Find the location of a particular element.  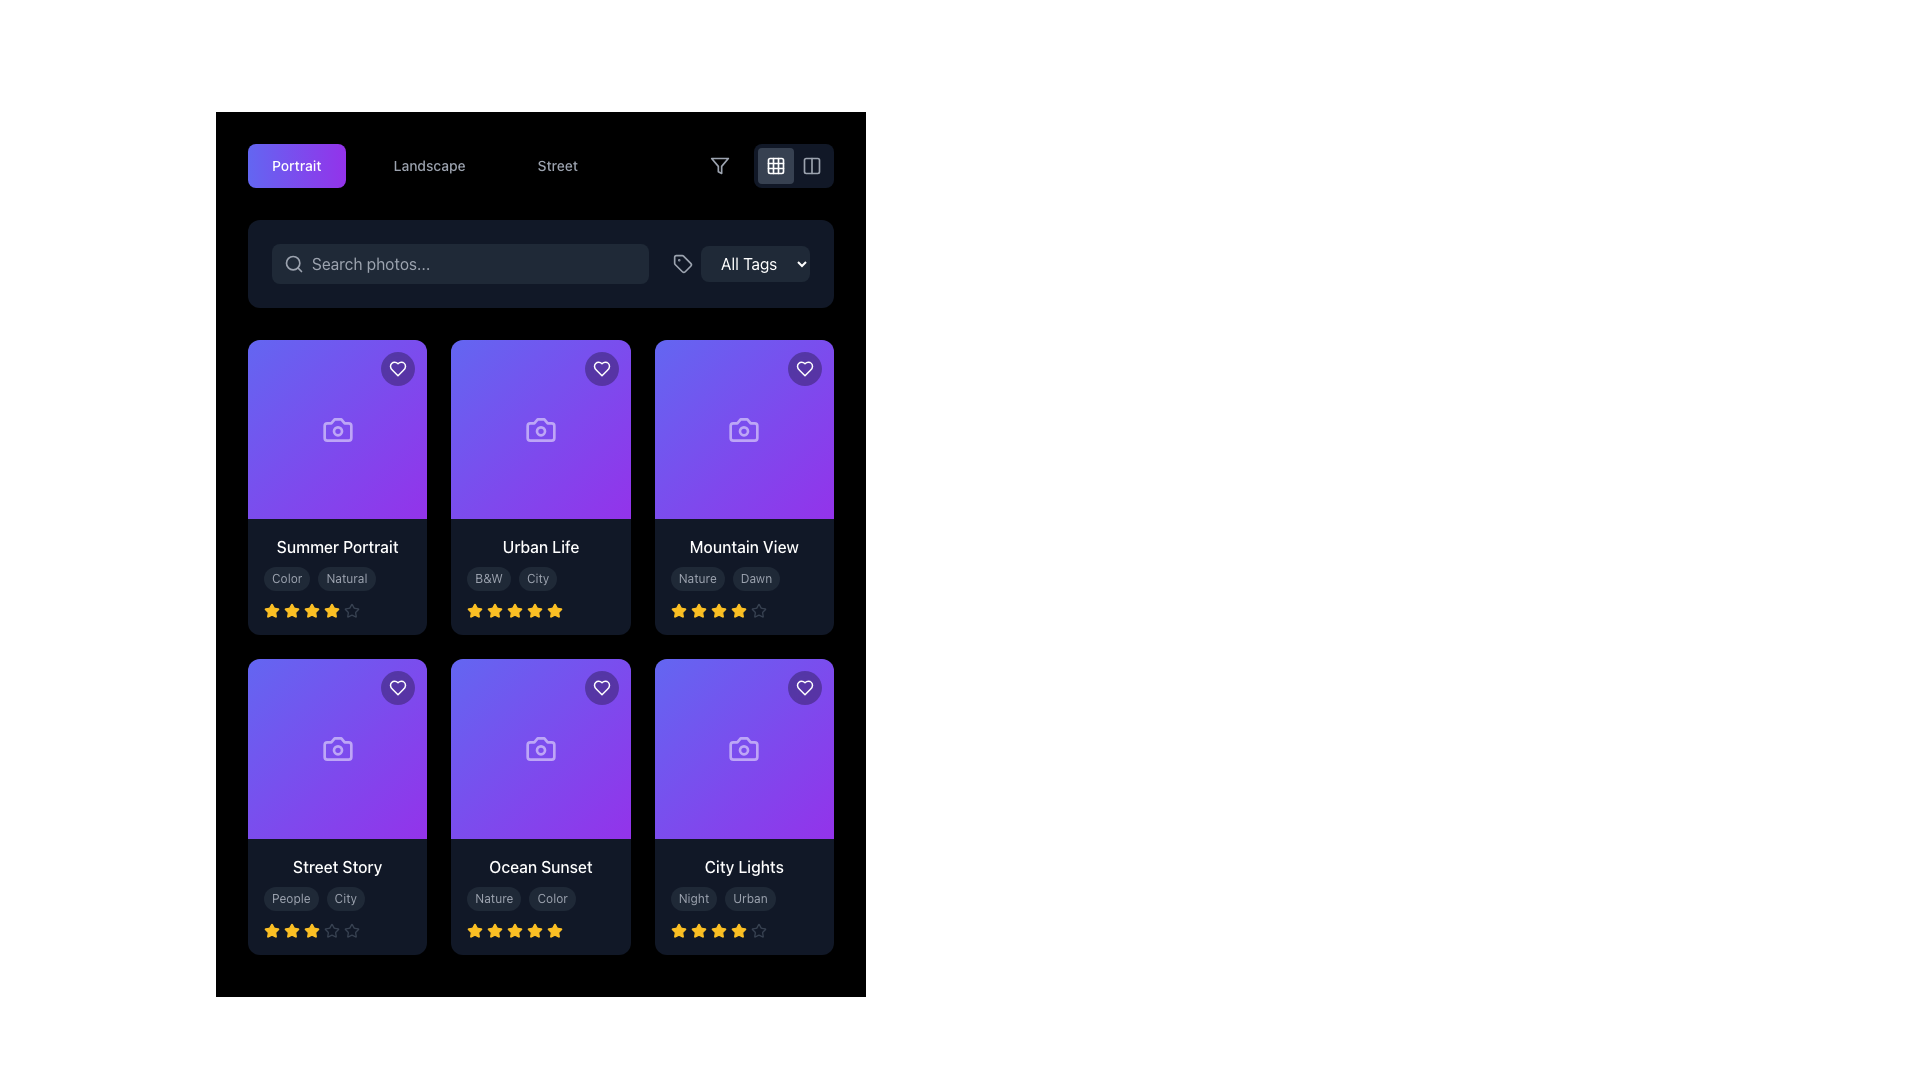

the toggle display mode button is located at coordinates (767, 164).